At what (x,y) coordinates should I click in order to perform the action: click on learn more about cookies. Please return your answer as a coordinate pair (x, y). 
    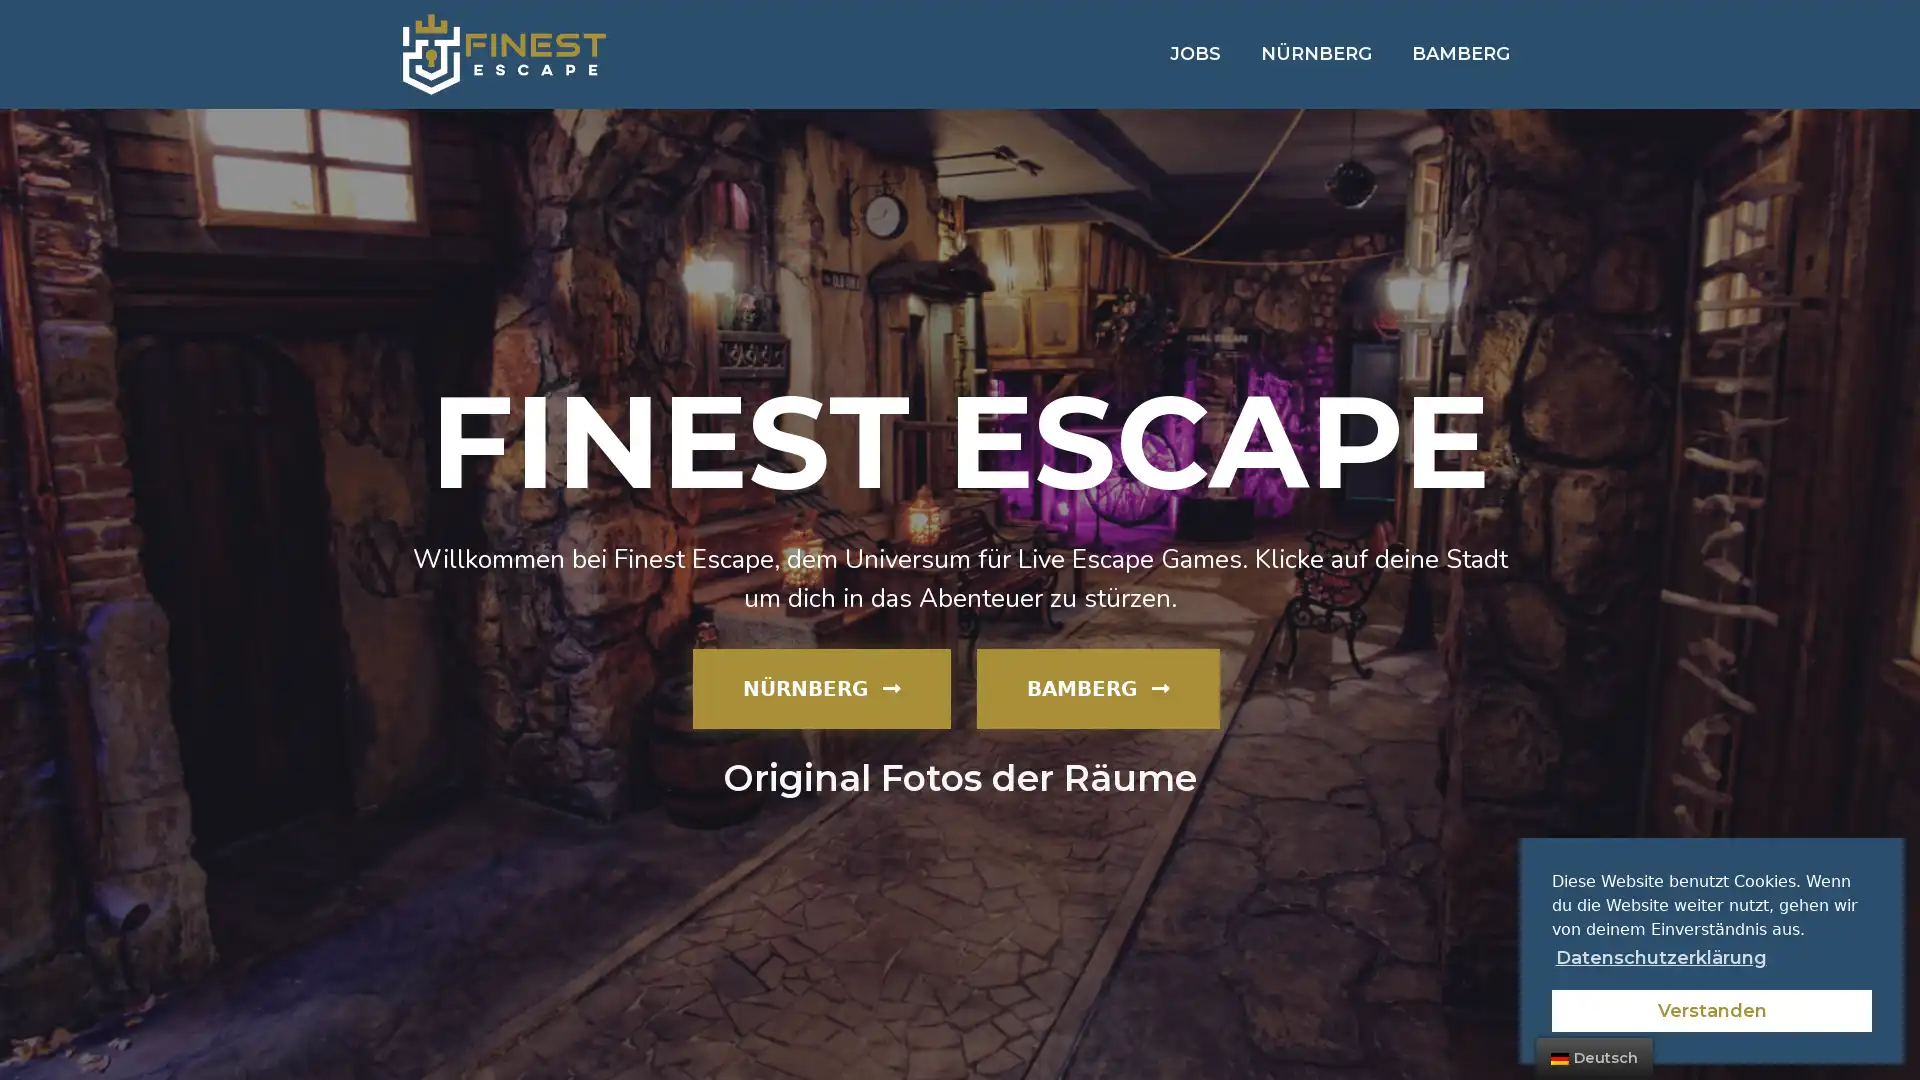
    Looking at the image, I should click on (1660, 956).